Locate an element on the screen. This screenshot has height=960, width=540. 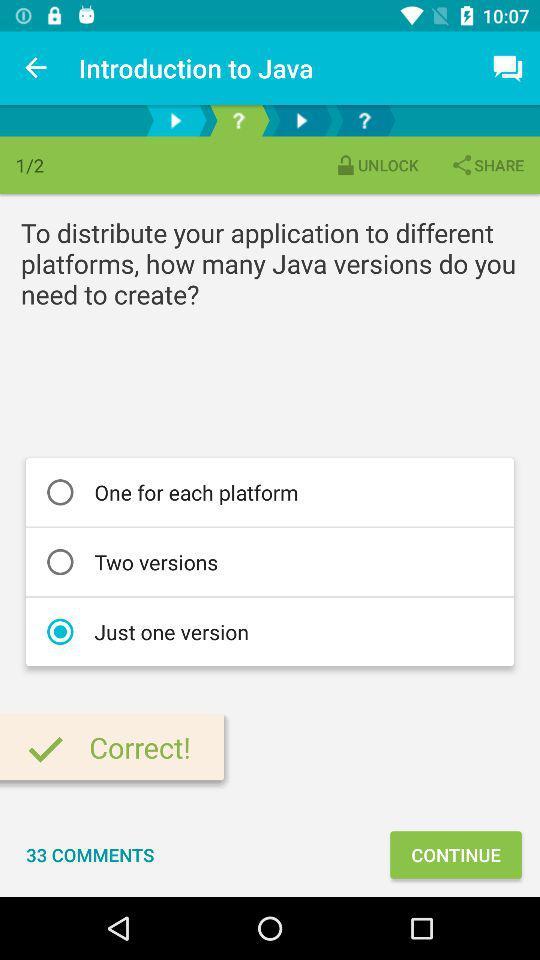
the music is located at coordinates (300, 120).